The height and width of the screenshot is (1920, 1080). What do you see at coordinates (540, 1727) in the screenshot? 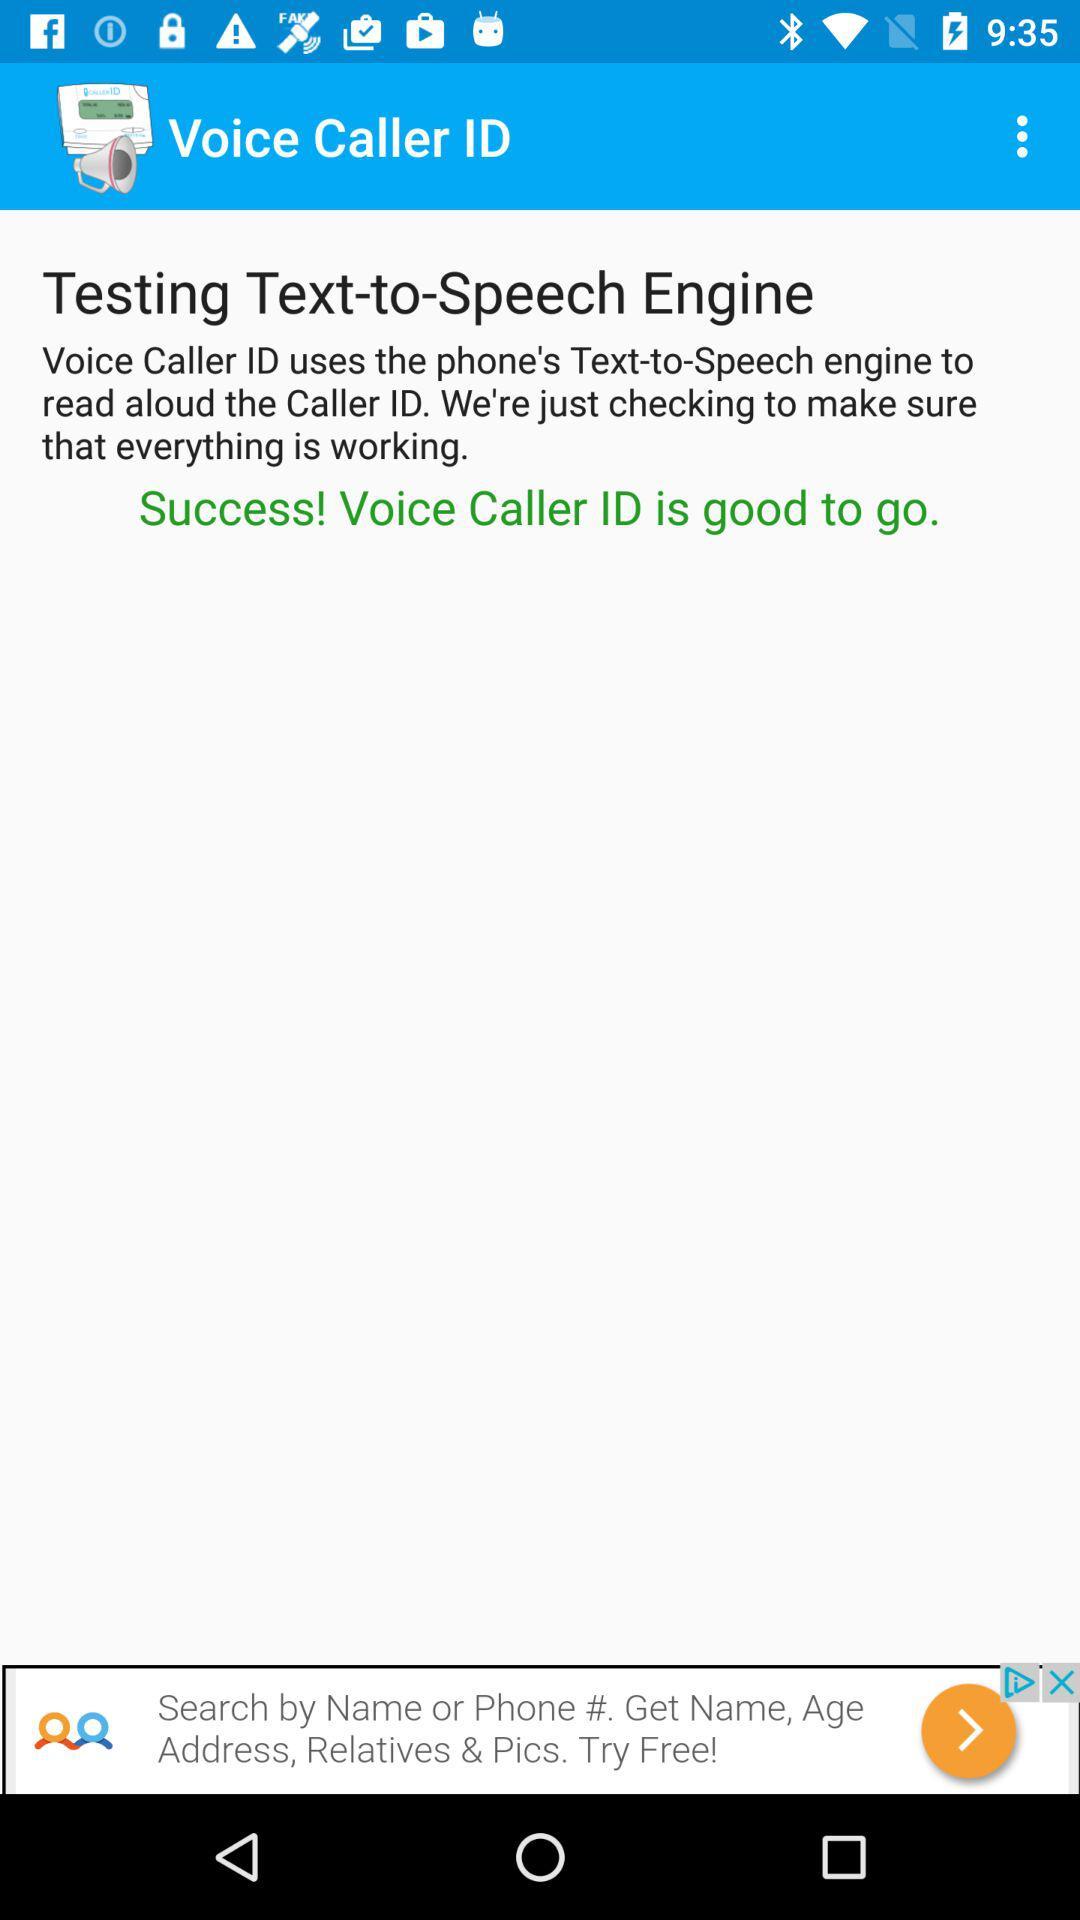
I see `open webpage of displayed advertisement` at bounding box center [540, 1727].